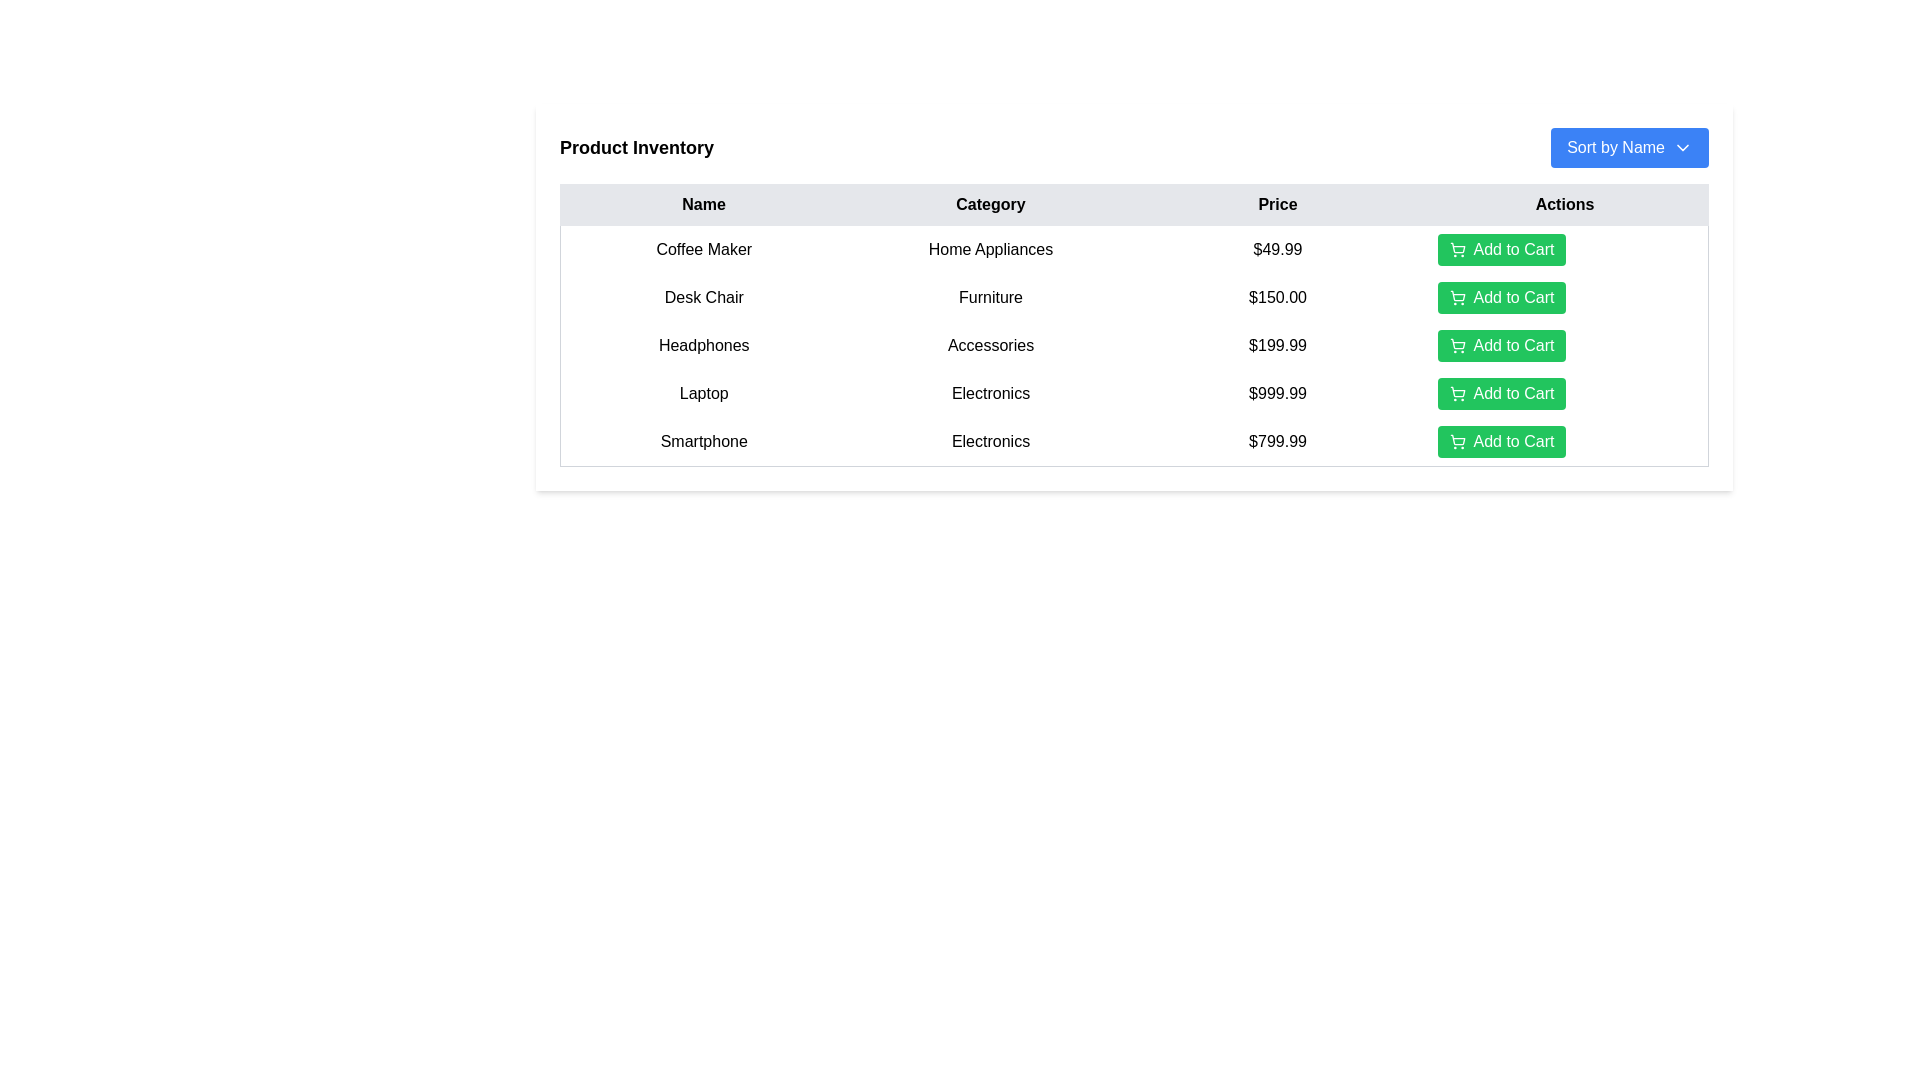 The height and width of the screenshot is (1080, 1920). Describe the element at coordinates (990, 297) in the screenshot. I see `the label in the second row under the 'Category' column that indicates the grouping 'Furniture'` at that location.